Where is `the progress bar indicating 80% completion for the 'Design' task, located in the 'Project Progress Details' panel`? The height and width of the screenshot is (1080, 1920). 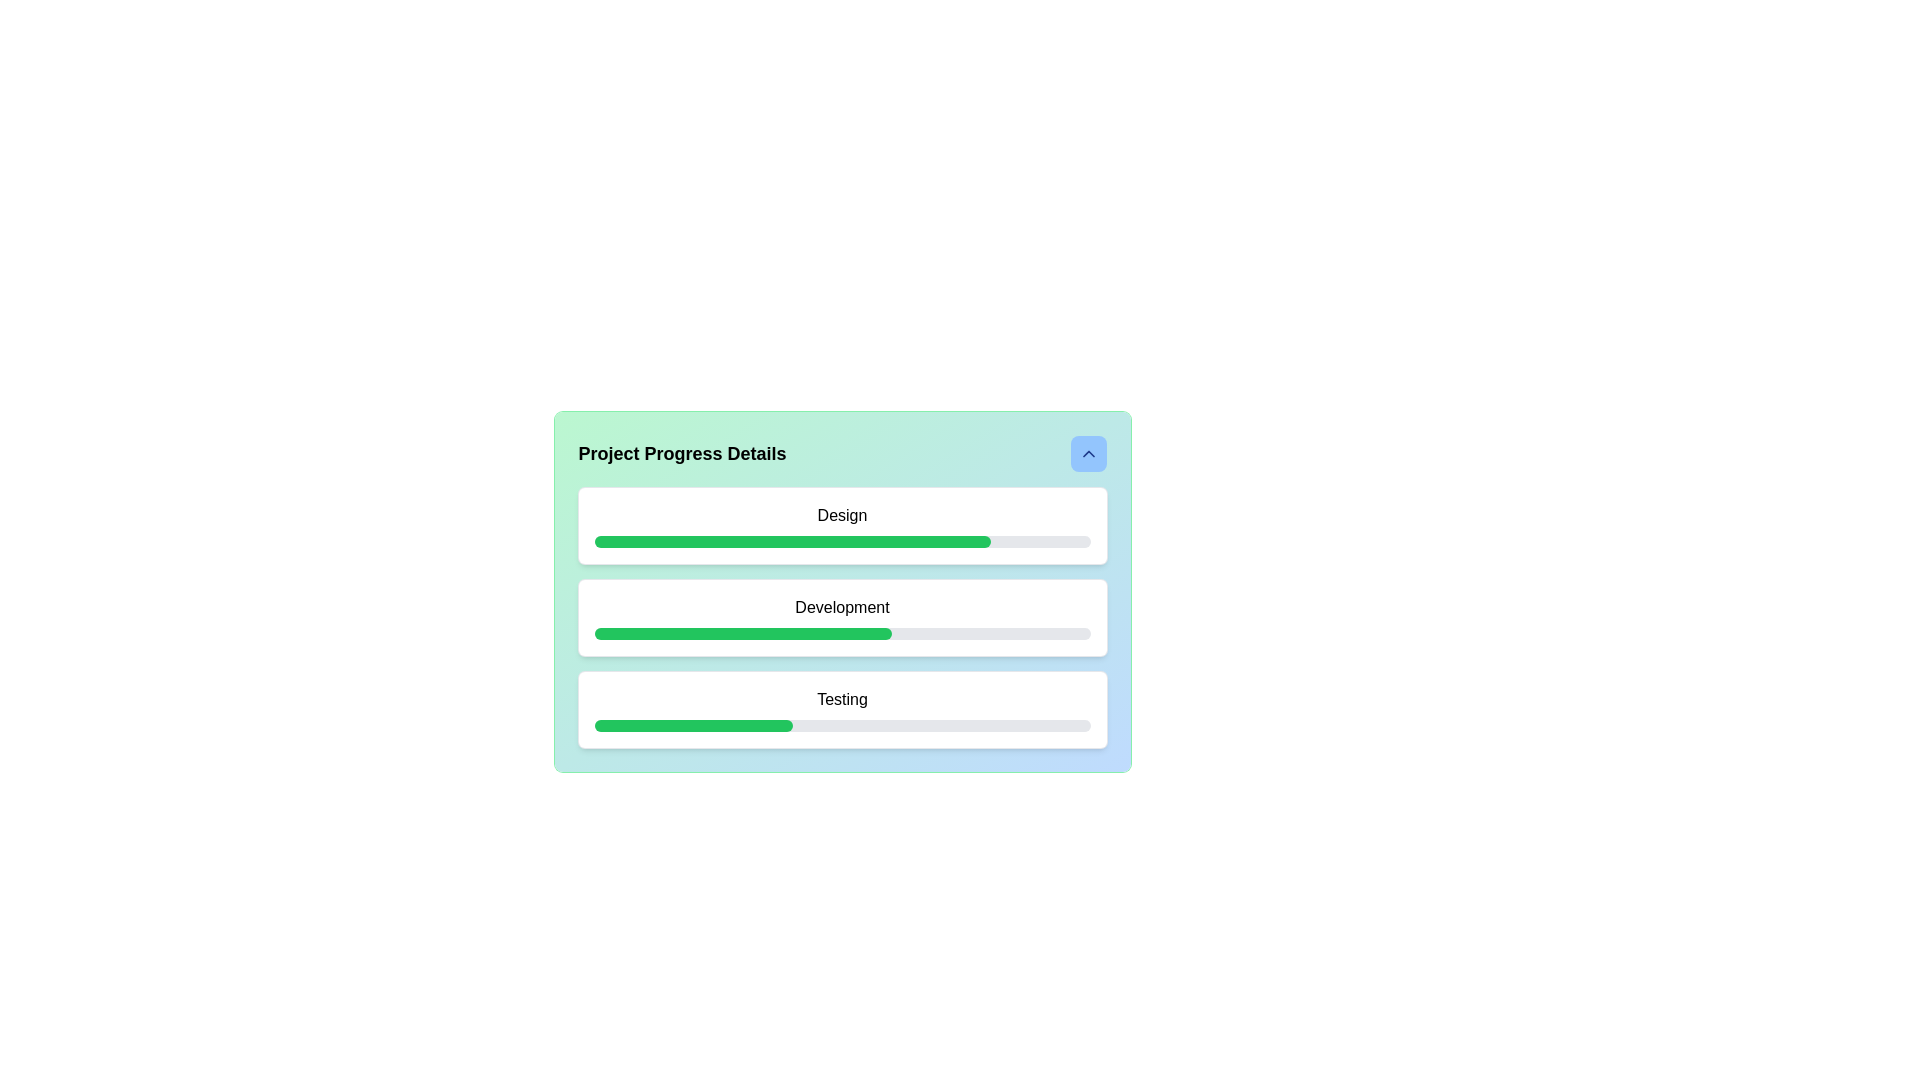
the progress bar indicating 80% completion for the 'Design' task, located in the 'Project Progress Details' panel is located at coordinates (842, 542).